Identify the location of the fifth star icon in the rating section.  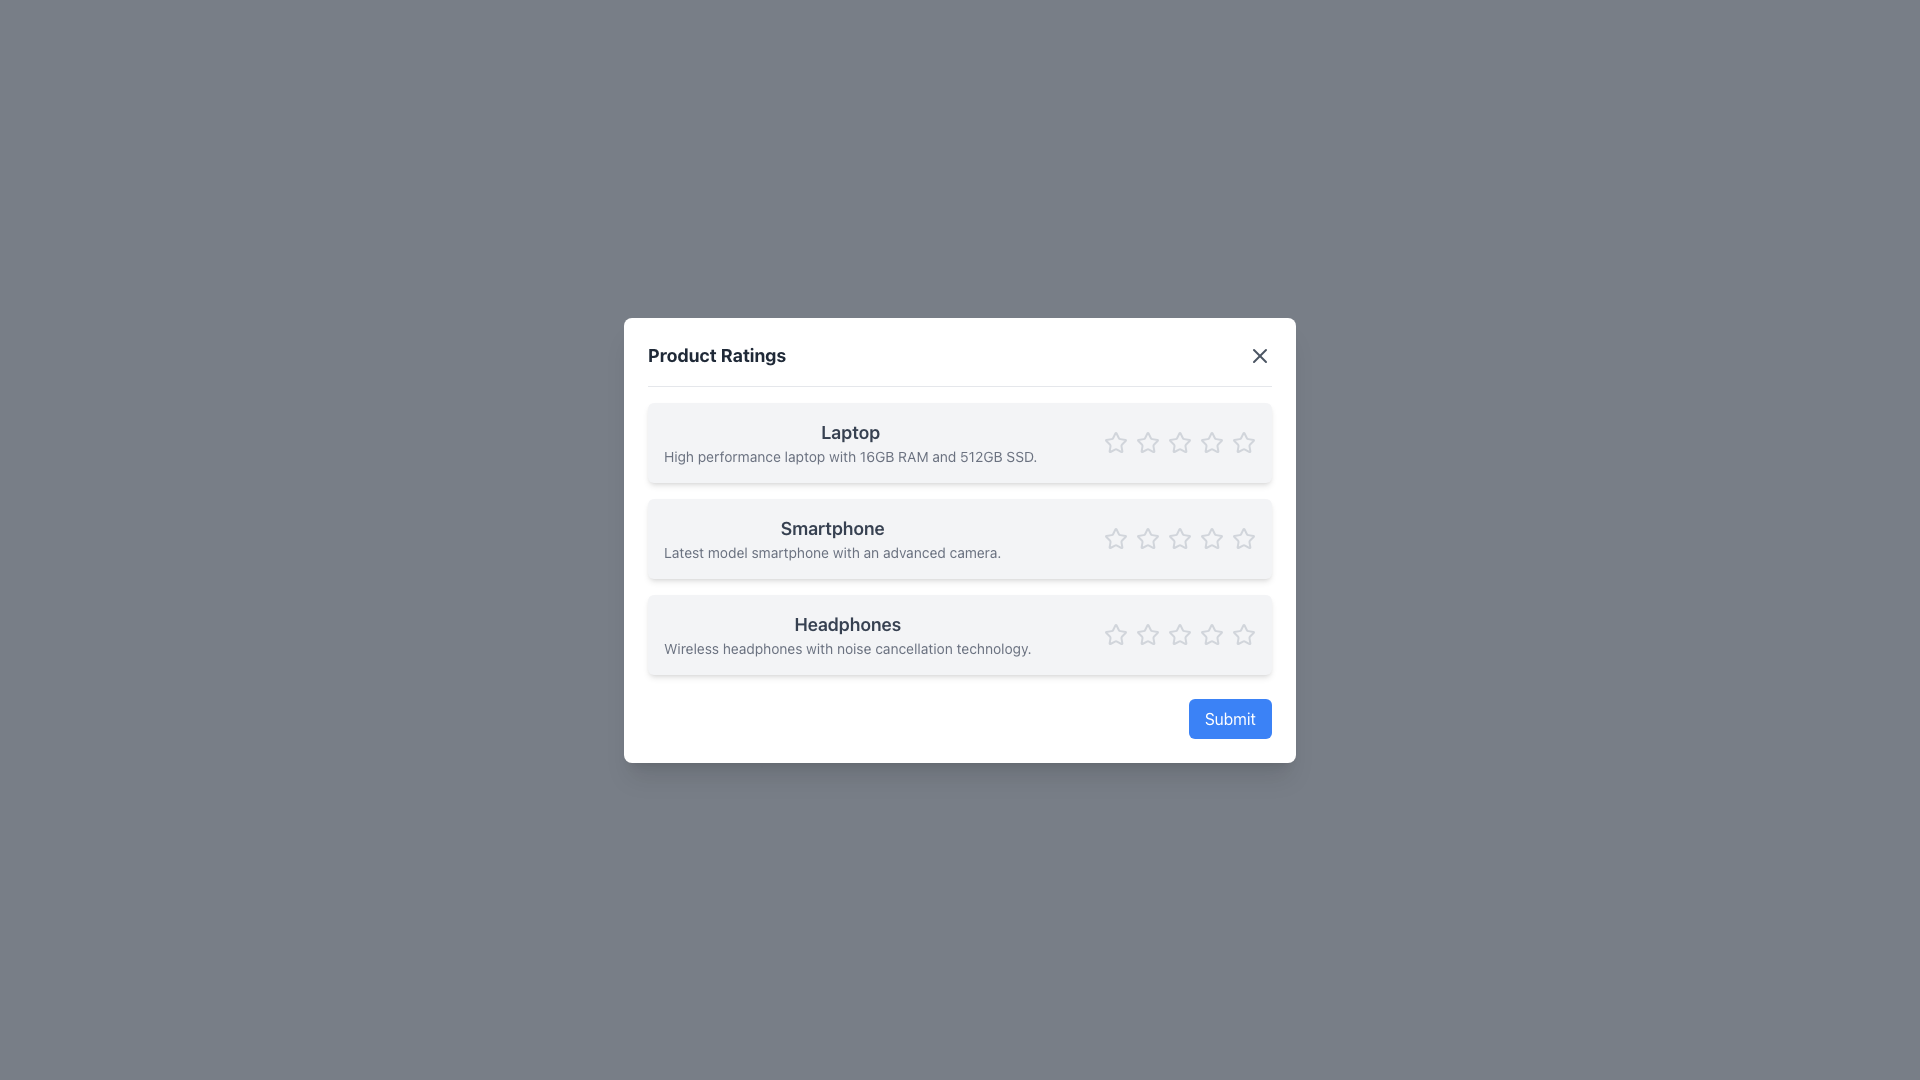
(1242, 537).